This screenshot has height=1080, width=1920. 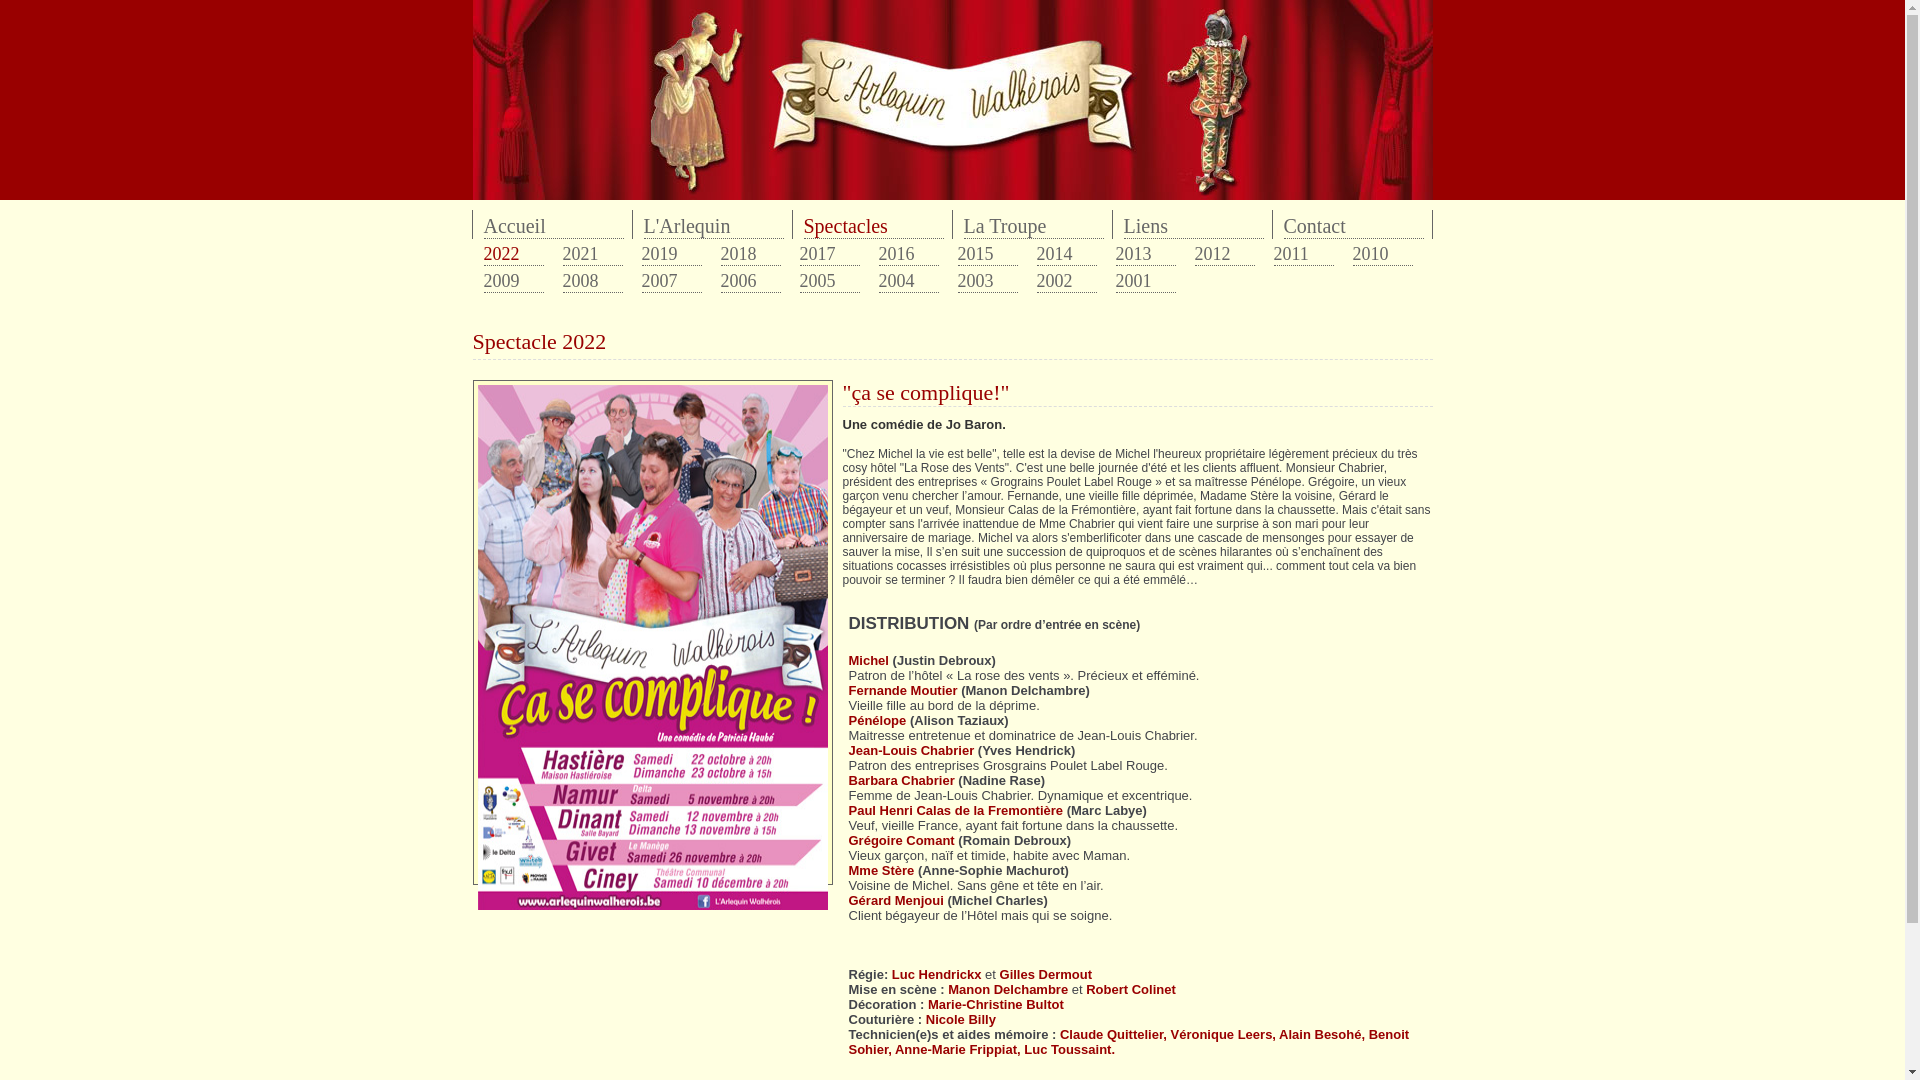 I want to click on '2019', so click(x=672, y=253).